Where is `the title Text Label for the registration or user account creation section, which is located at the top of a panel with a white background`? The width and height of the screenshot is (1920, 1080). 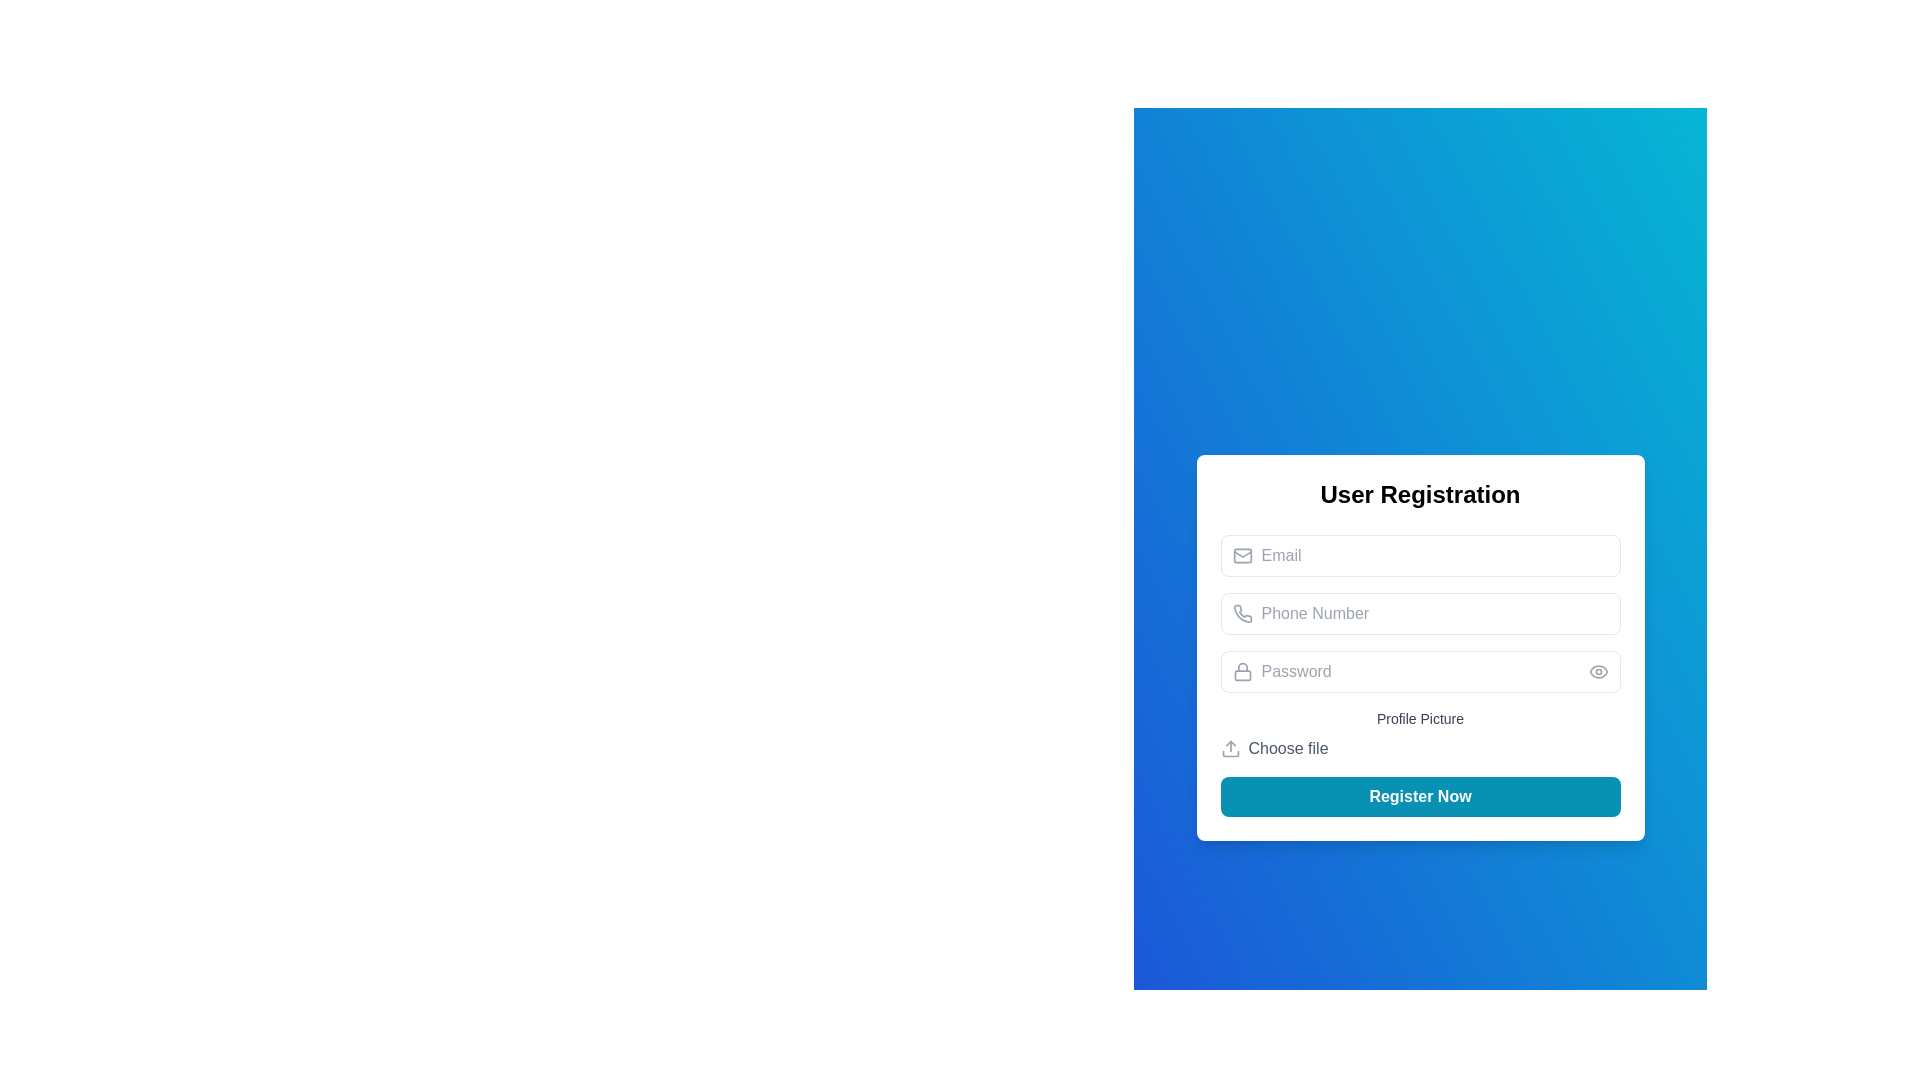
the title Text Label for the registration or user account creation section, which is located at the top of a panel with a white background is located at coordinates (1419, 494).